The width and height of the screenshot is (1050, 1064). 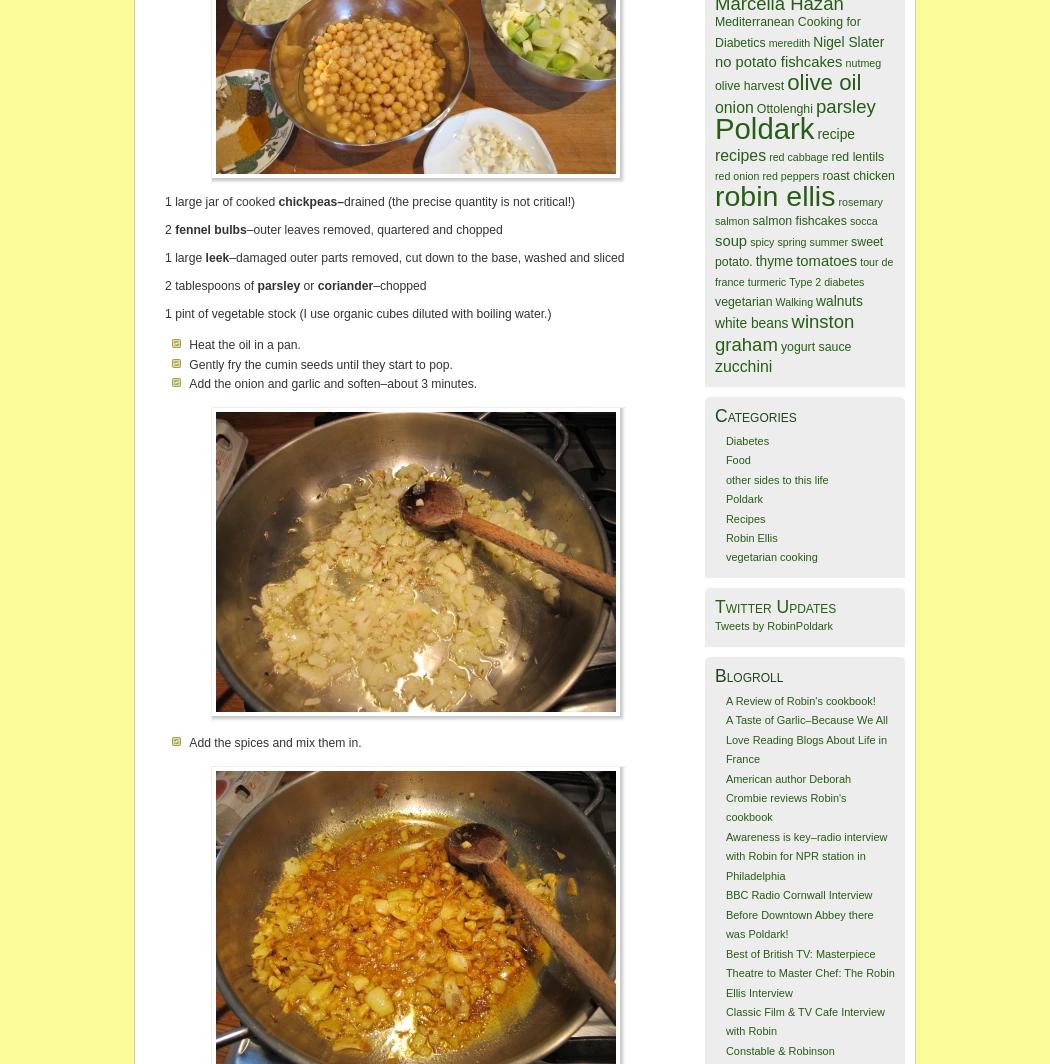 I want to click on 'Nigel Slater', so click(x=848, y=41).